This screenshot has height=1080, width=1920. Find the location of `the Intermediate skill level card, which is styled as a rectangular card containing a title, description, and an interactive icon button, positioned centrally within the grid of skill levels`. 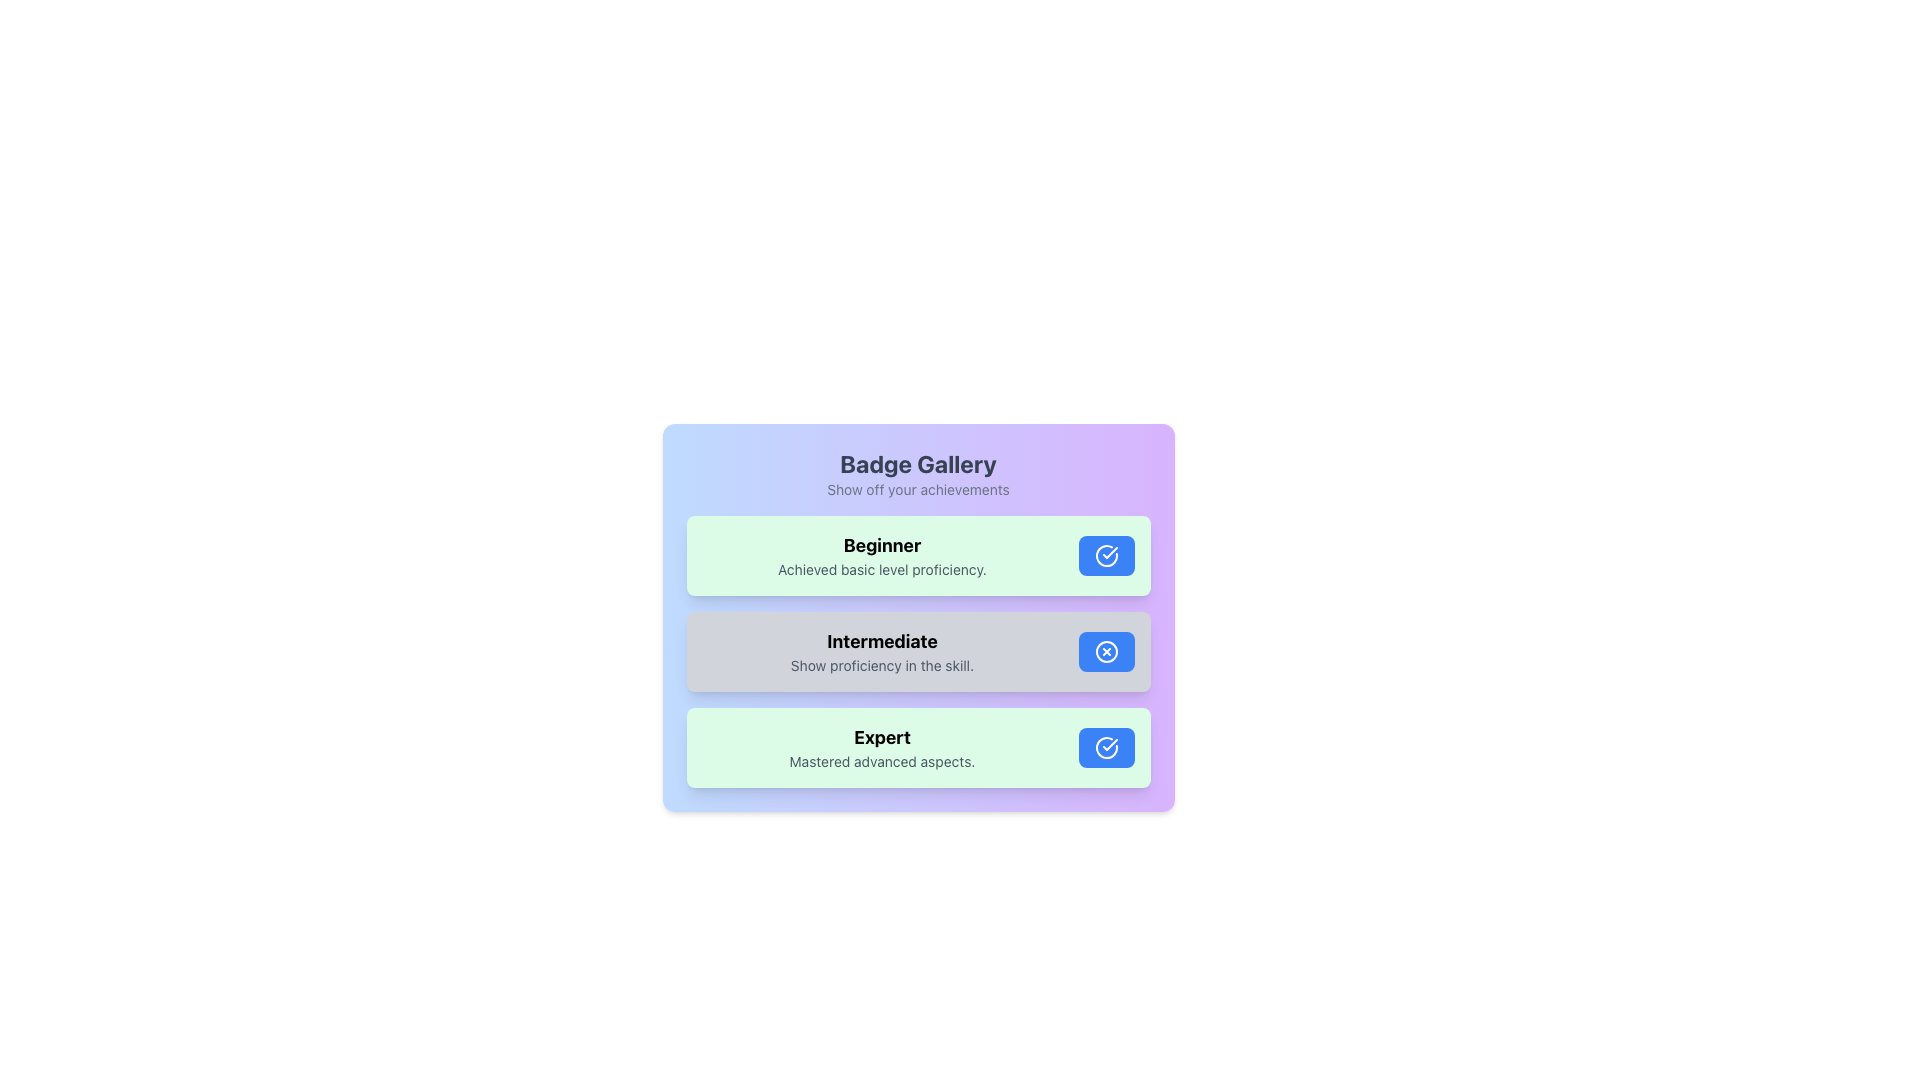

the Intermediate skill level card, which is styled as a rectangular card containing a title, description, and an interactive icon button, positioned centrally within the grid of skill levels is located at coordinates (917, 651).